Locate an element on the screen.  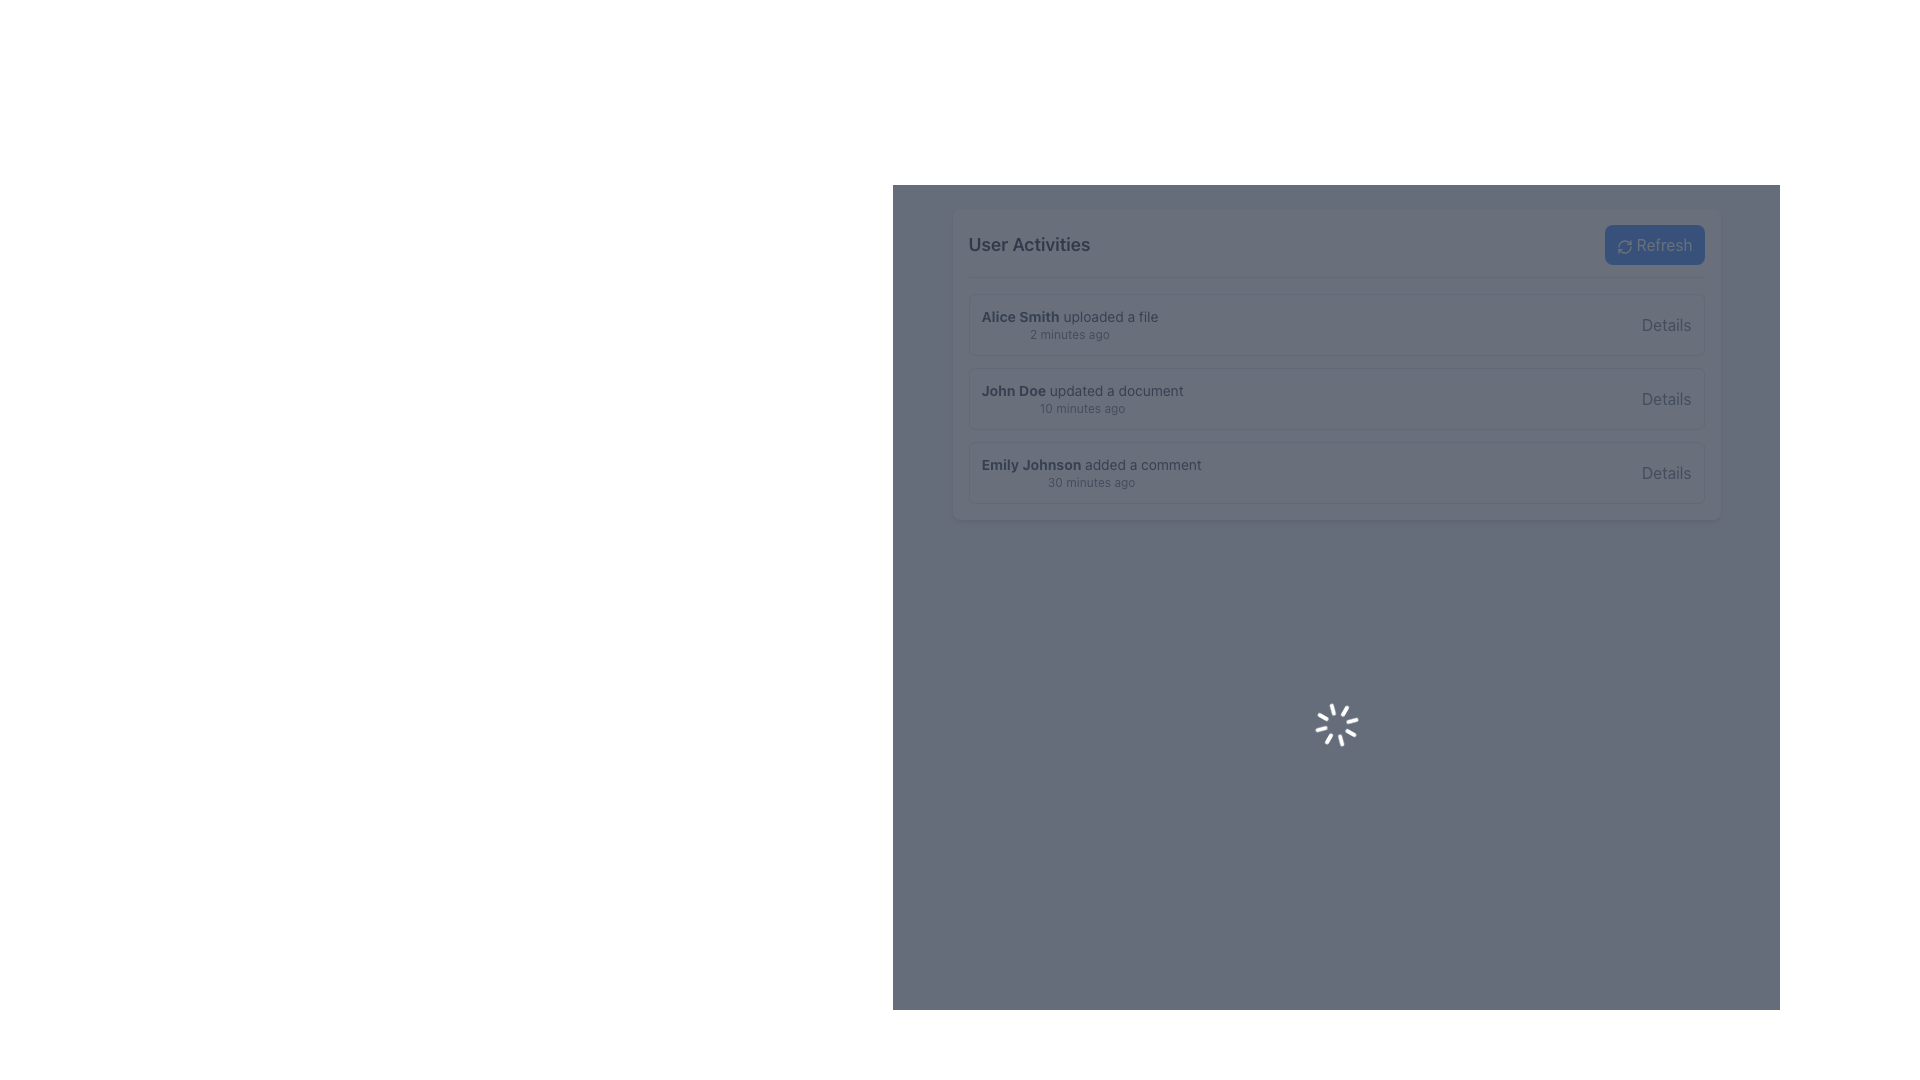
the bolded text 'John Doe' in the 'User Activities' section is located at coordinates (1013, 390).